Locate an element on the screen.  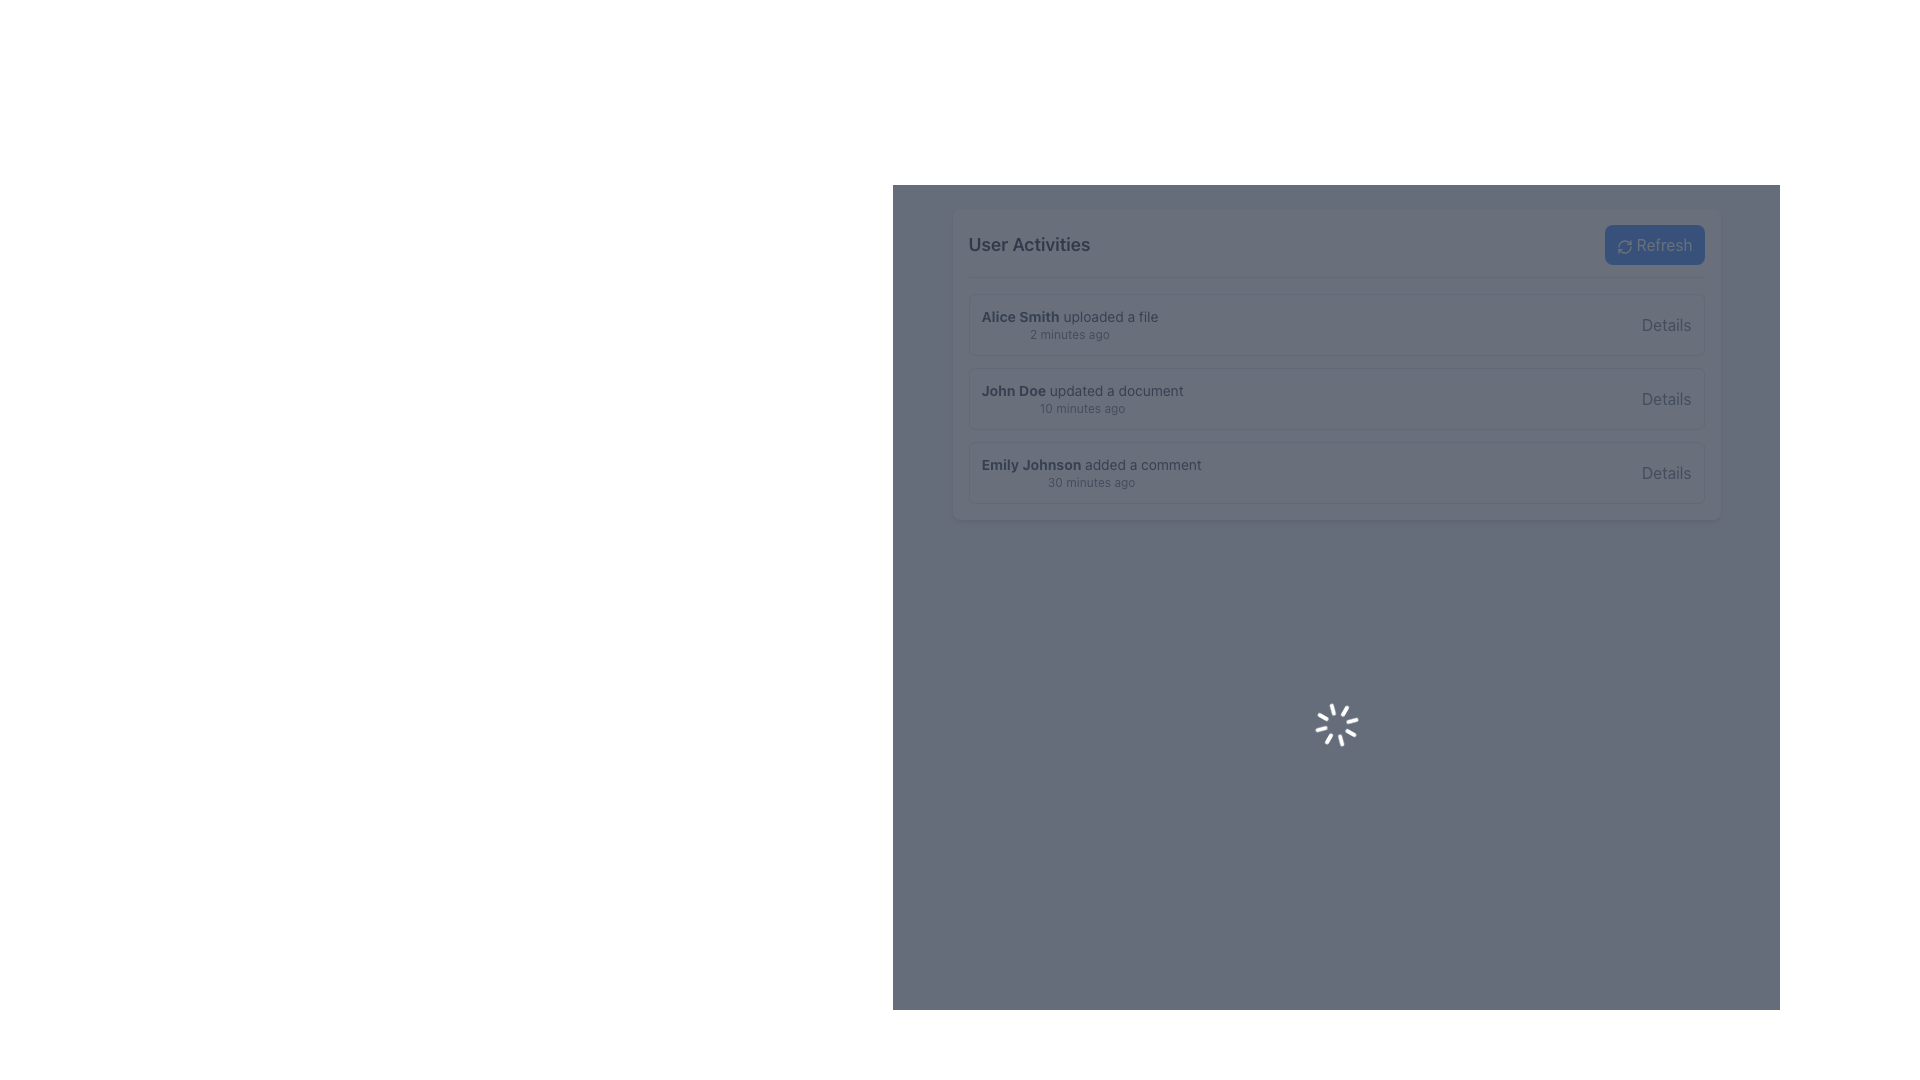
the bolded text 'John Doe' in the 'User Activities' section is located at coordinates (1013, 390).